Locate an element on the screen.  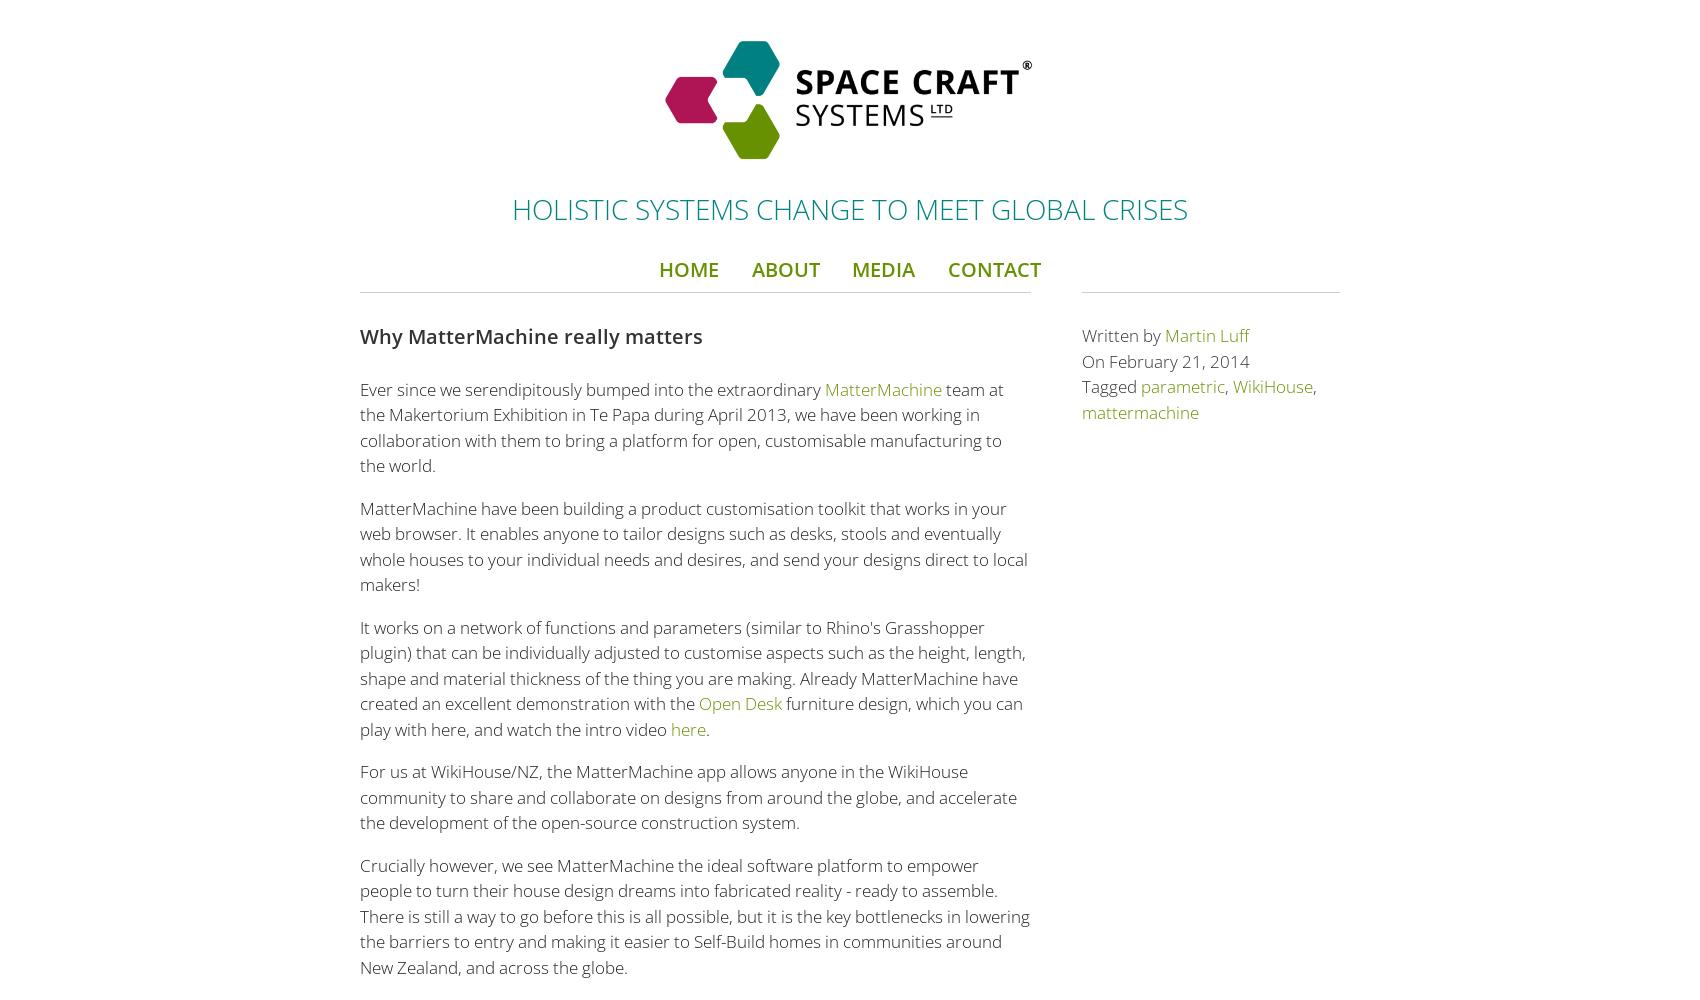
'Why MatterMachine really matters' is located at coordinates (531, 335).